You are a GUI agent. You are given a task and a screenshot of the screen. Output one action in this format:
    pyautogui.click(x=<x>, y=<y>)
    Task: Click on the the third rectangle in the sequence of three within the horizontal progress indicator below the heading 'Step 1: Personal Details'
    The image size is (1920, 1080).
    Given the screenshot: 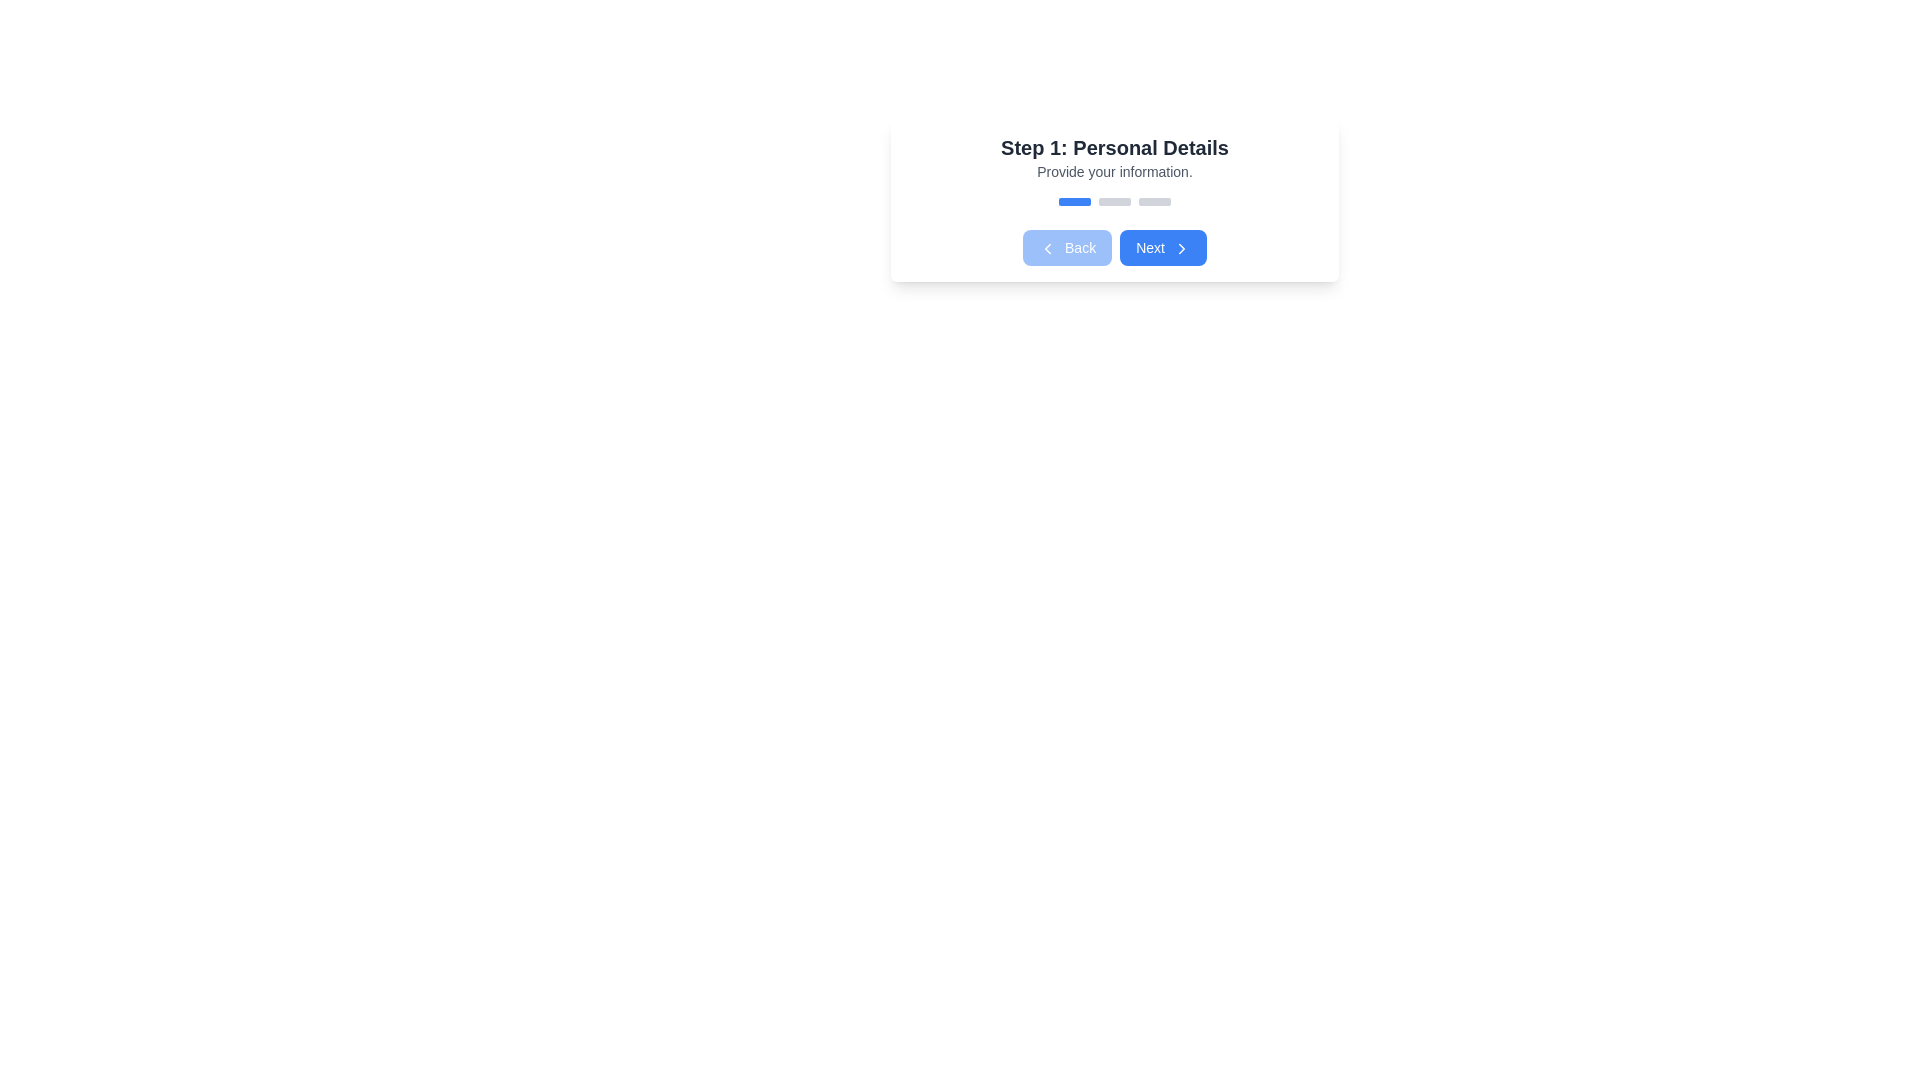 What is the action you would take?
    pyautogui.click(x=1155, y=201)
    